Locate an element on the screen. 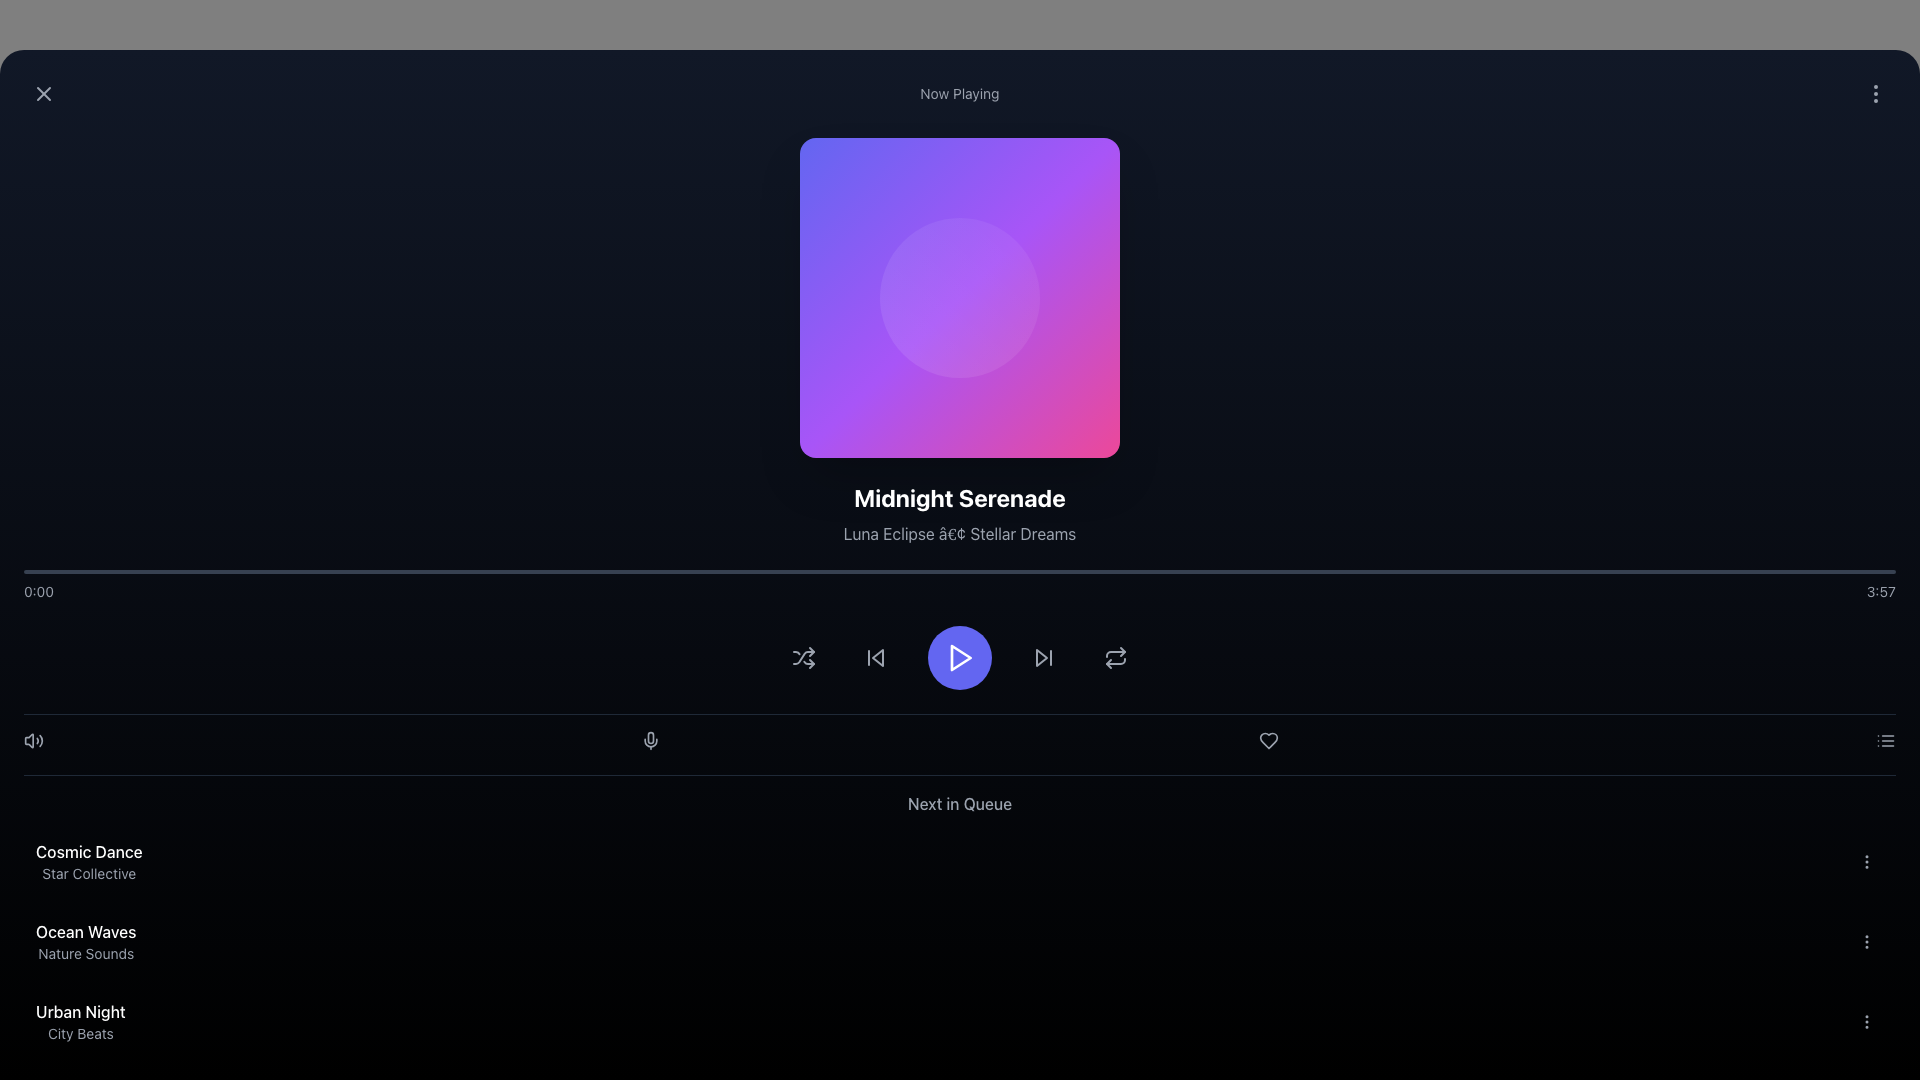  the button with a dark theme and a list icon located in the bottom-right corner of the interface is located at coordinates (1885, 740).